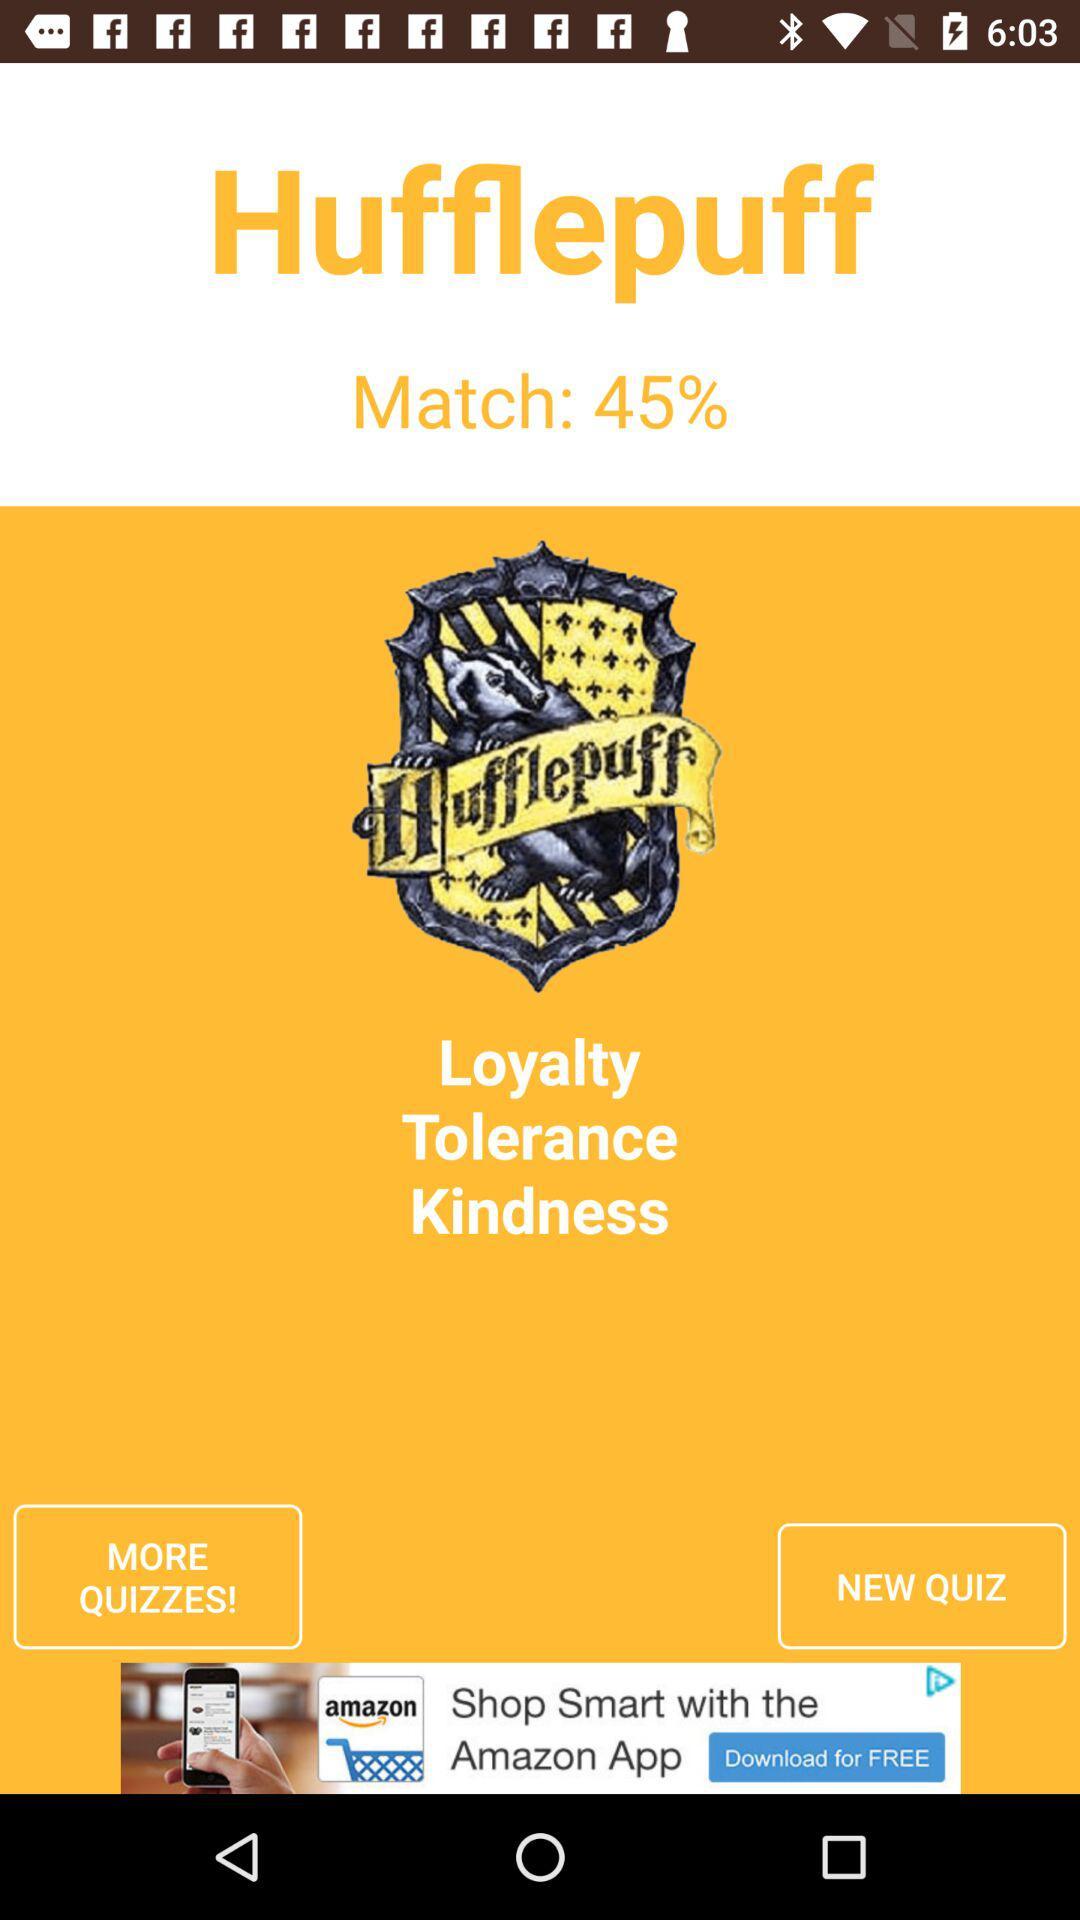 The width and height of the screenshot is (1080, 1920). Describe the element at coordinates (540, 1727) in the screenshot. I see `advertisement` at that location.